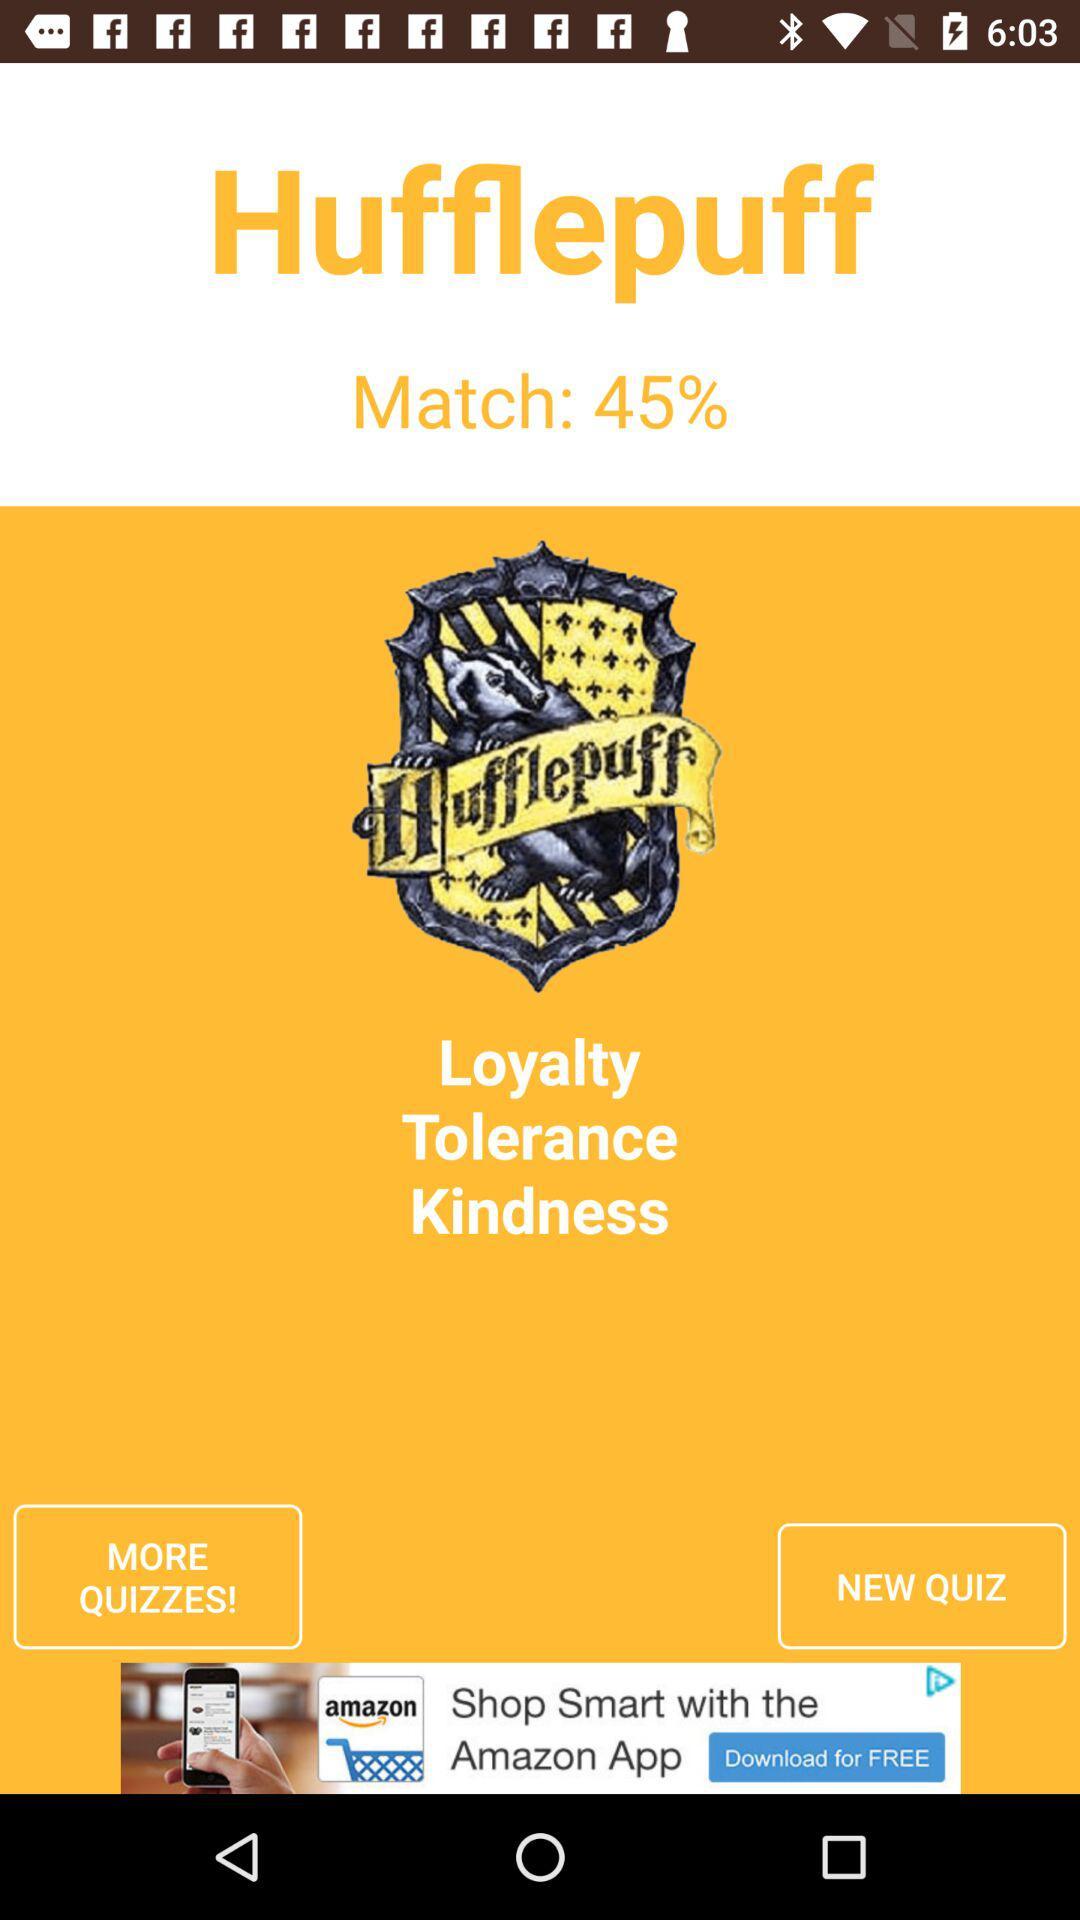 The width and height of the screenshot is (1080, 1920). Describe the element at coordinates (540, 1727) in the screenshot. I see `advertisement` at that location.